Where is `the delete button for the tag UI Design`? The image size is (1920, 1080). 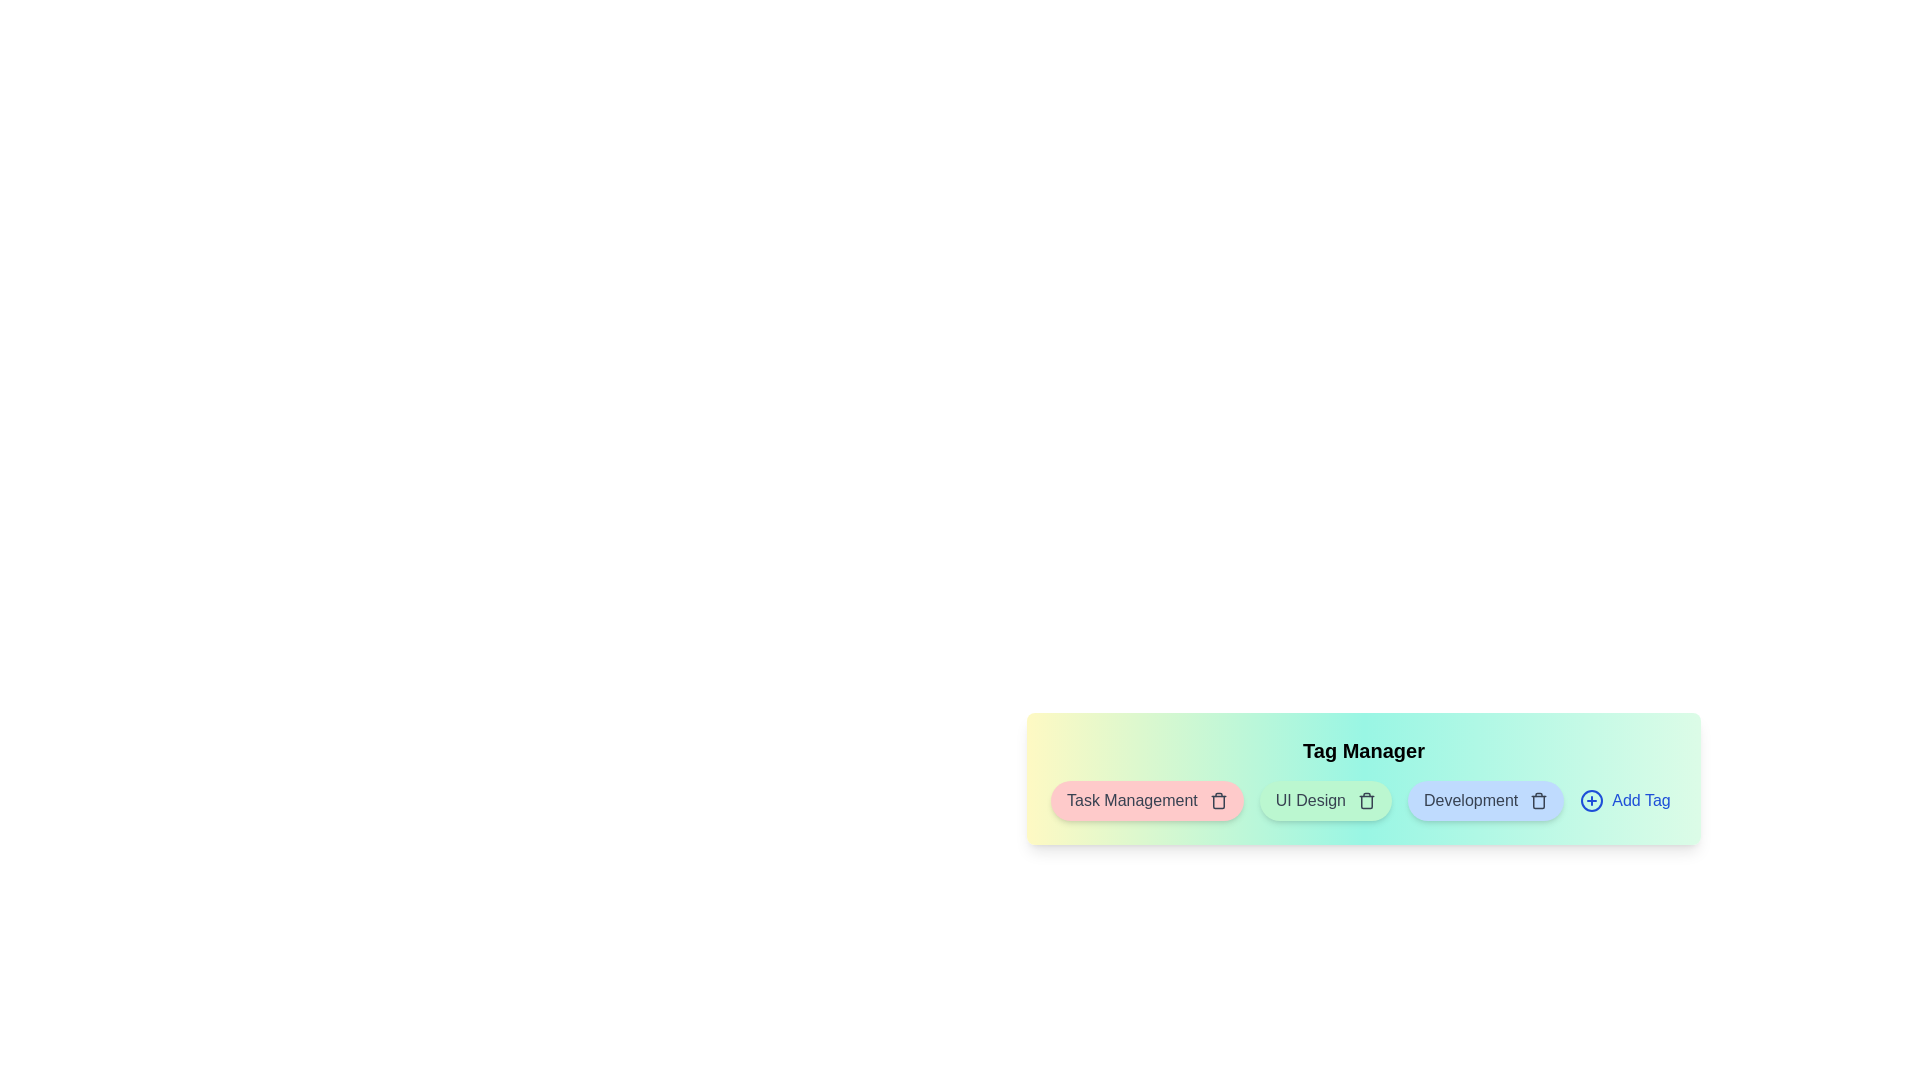
the delete button for the tag UI Design is located at coordinates (1366, 800).